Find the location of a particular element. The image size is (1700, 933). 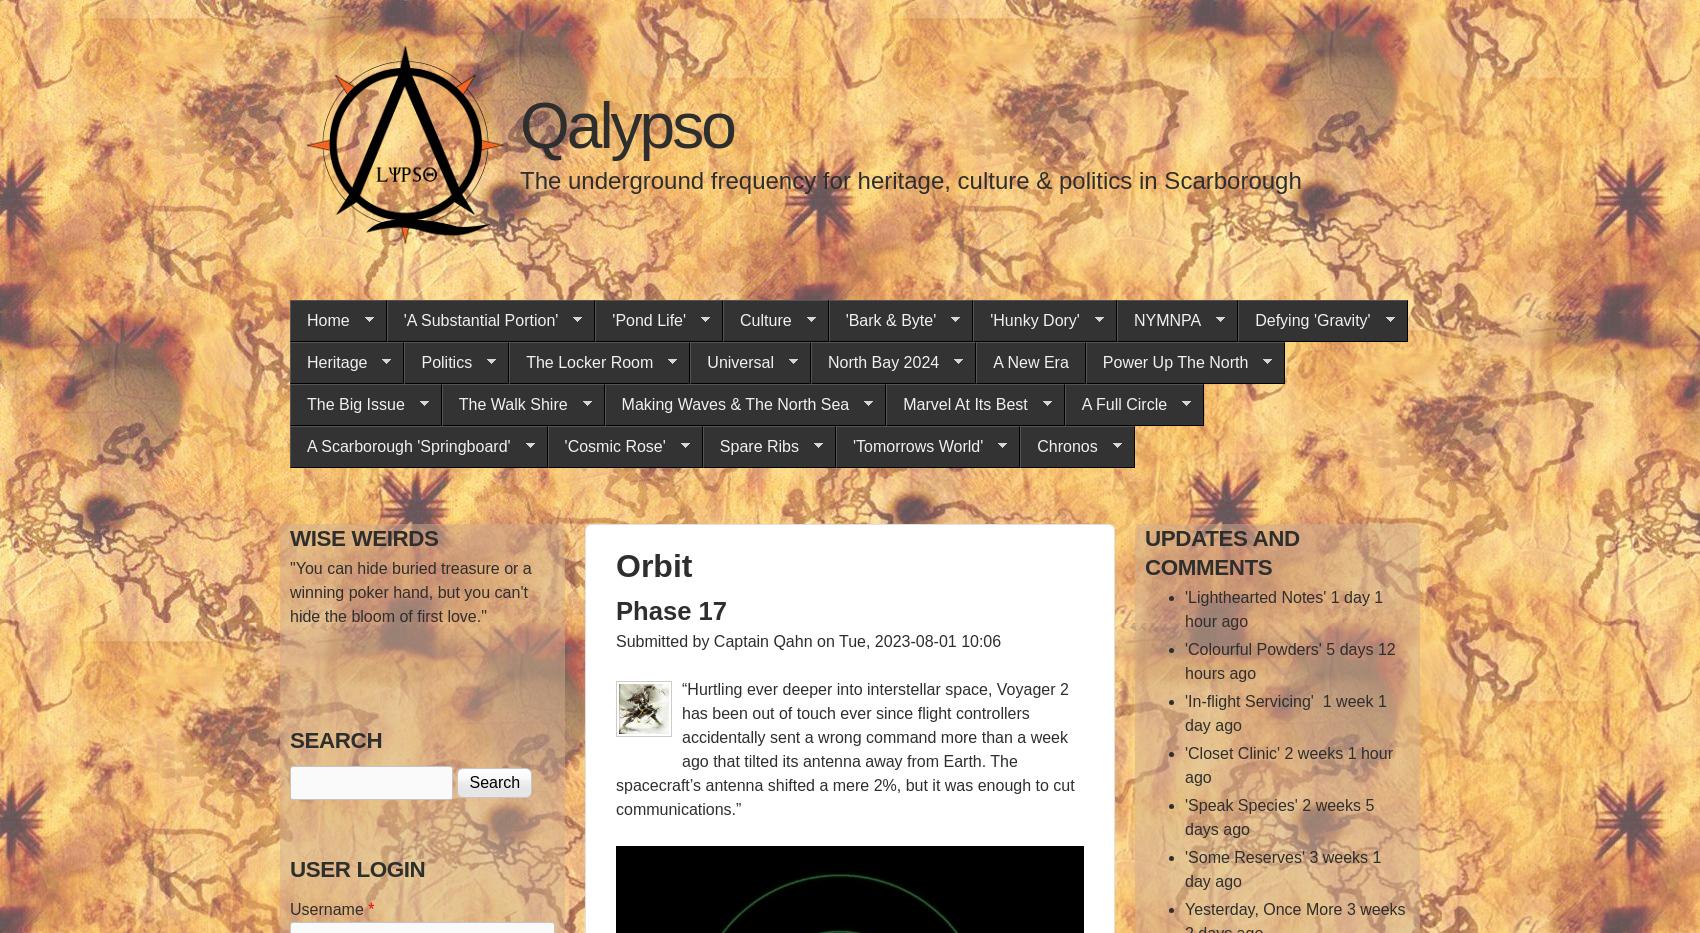

'Making Waves & The North Sea' is located at coordinates (735, 404).